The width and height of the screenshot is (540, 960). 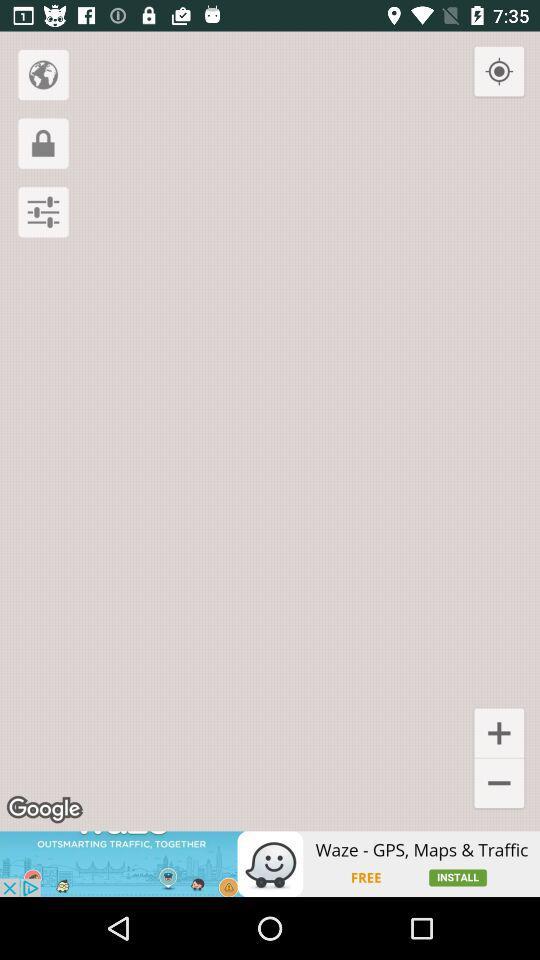 What do you see at coordinates (43, 74) in the screenshot?
I see `see the map` at bounding box center [43, 74].